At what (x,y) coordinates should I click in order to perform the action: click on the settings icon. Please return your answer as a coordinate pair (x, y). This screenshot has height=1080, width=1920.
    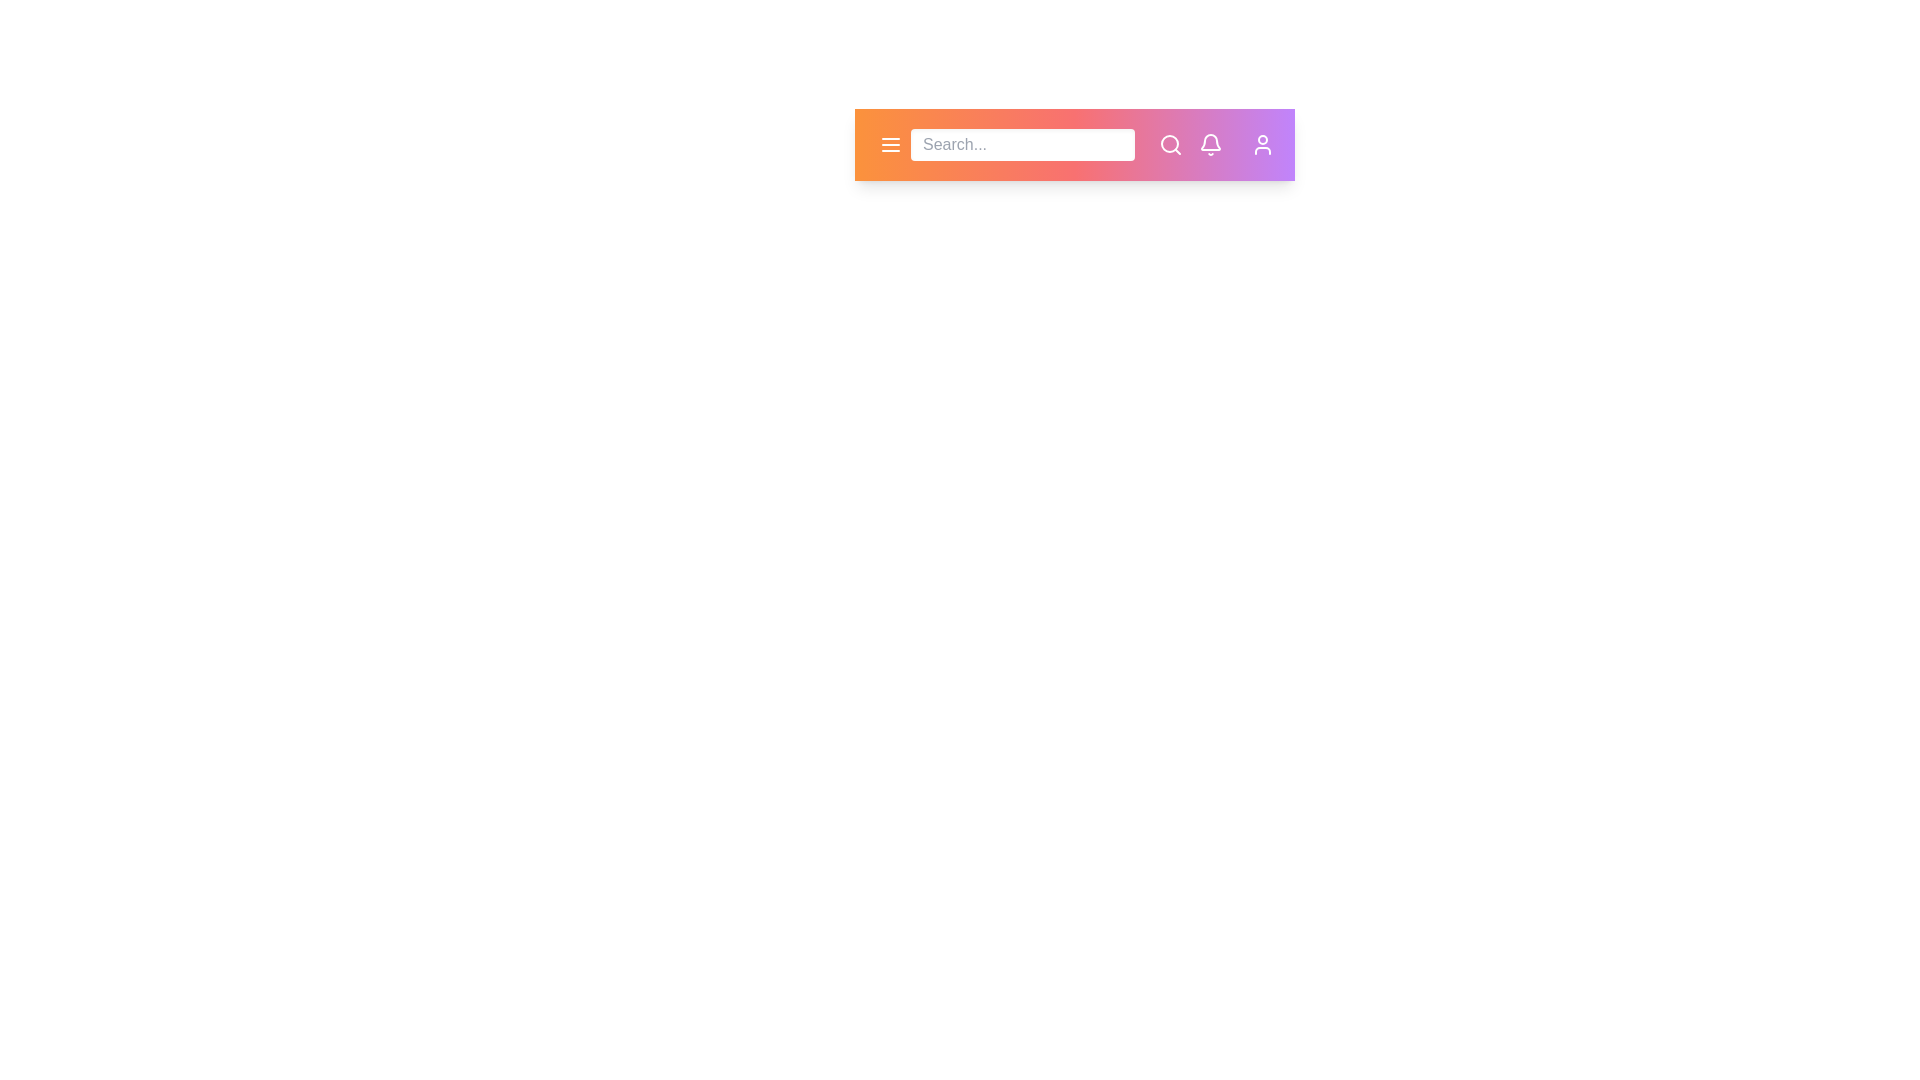
    Looking at the image, I should click on (1315, 144).